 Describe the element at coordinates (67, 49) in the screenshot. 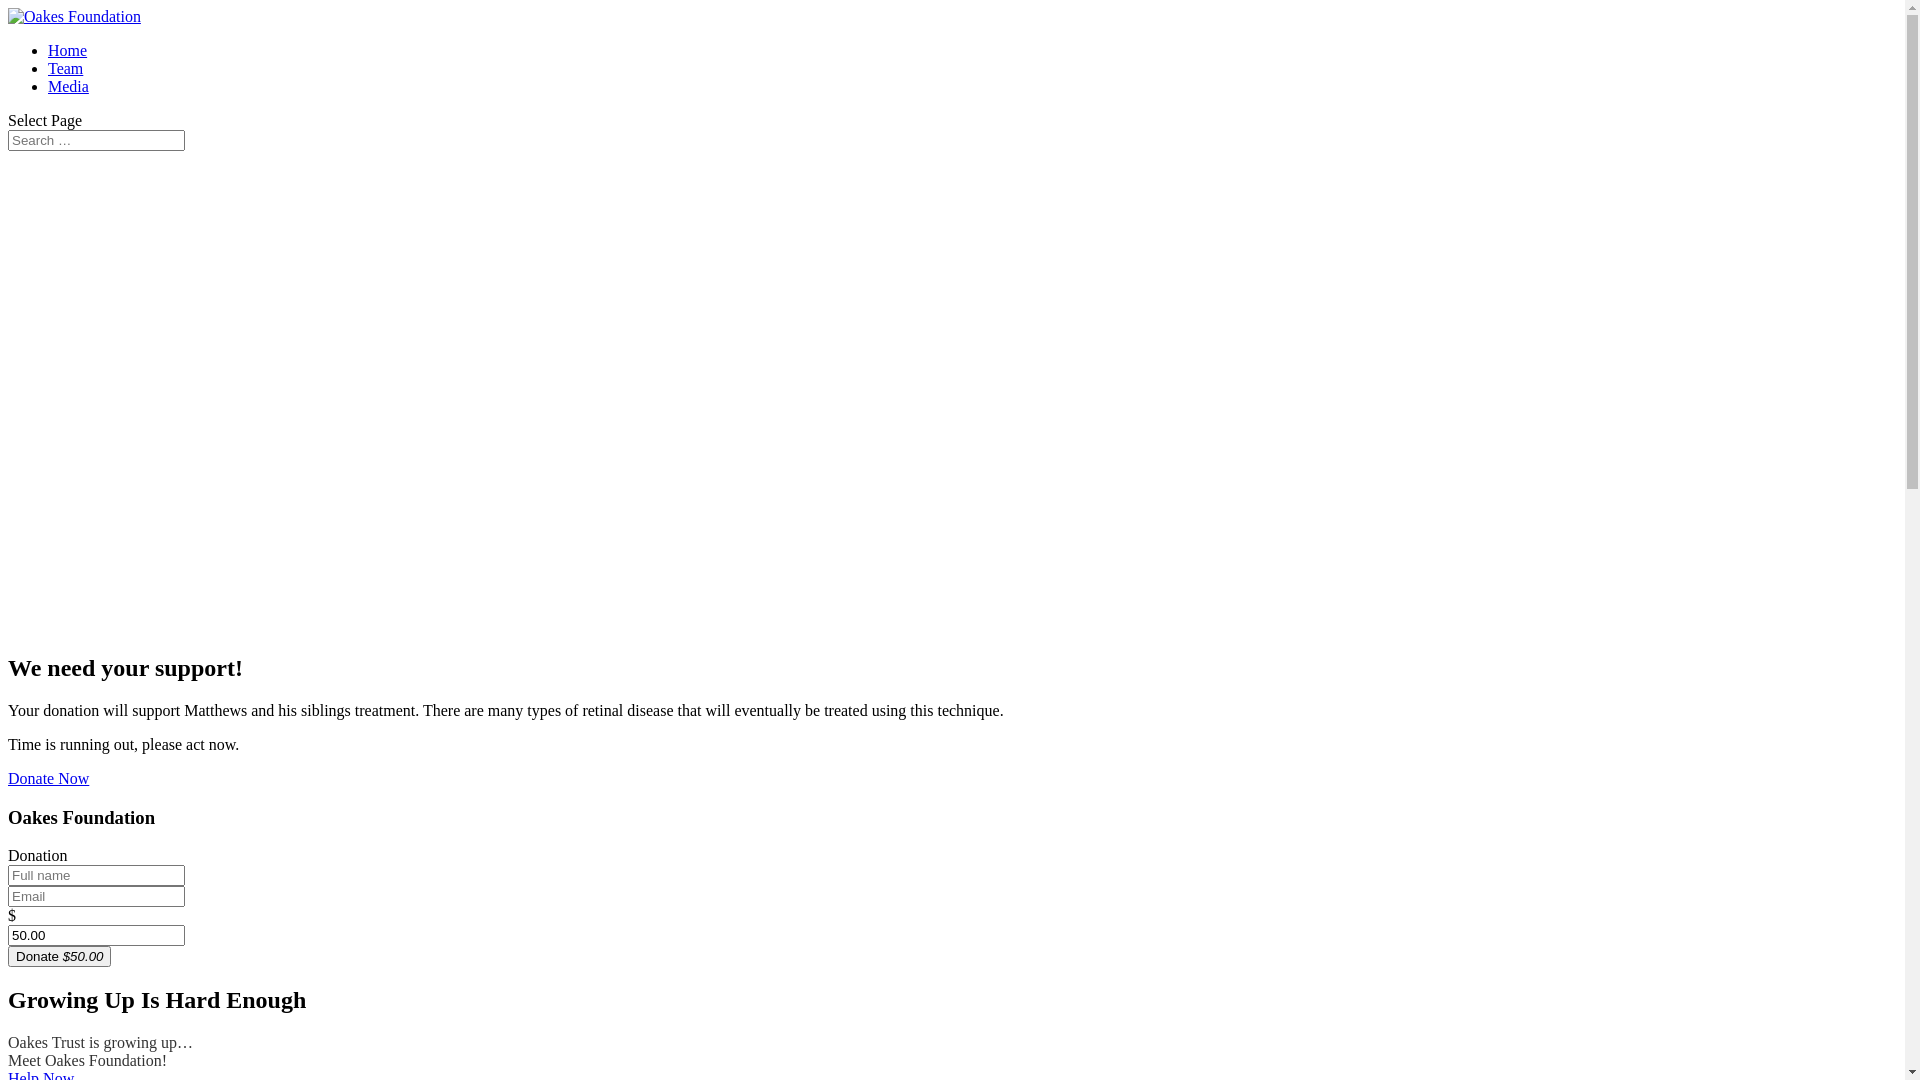

I see `'Home'` at that location.